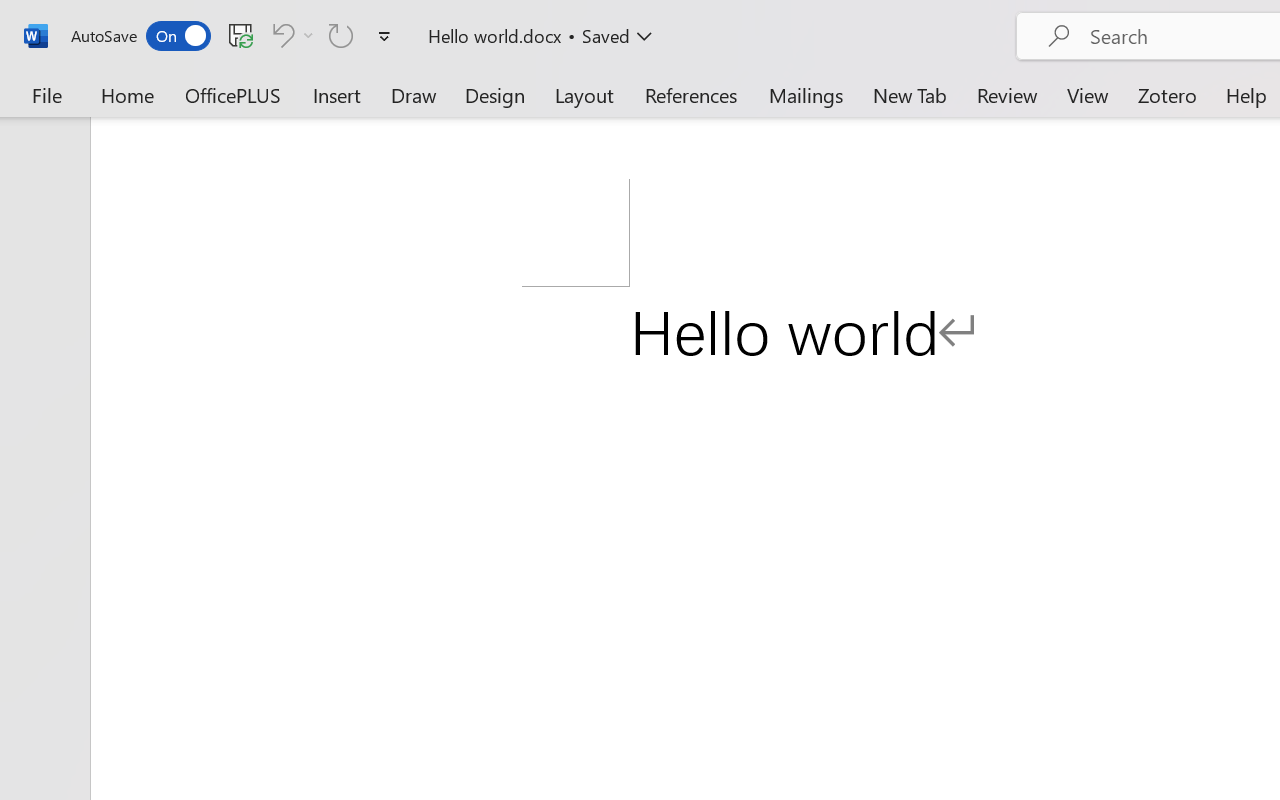  Describe the element at coordinates (583, 94) in the screenshot. I see `'Layout'` at that location.